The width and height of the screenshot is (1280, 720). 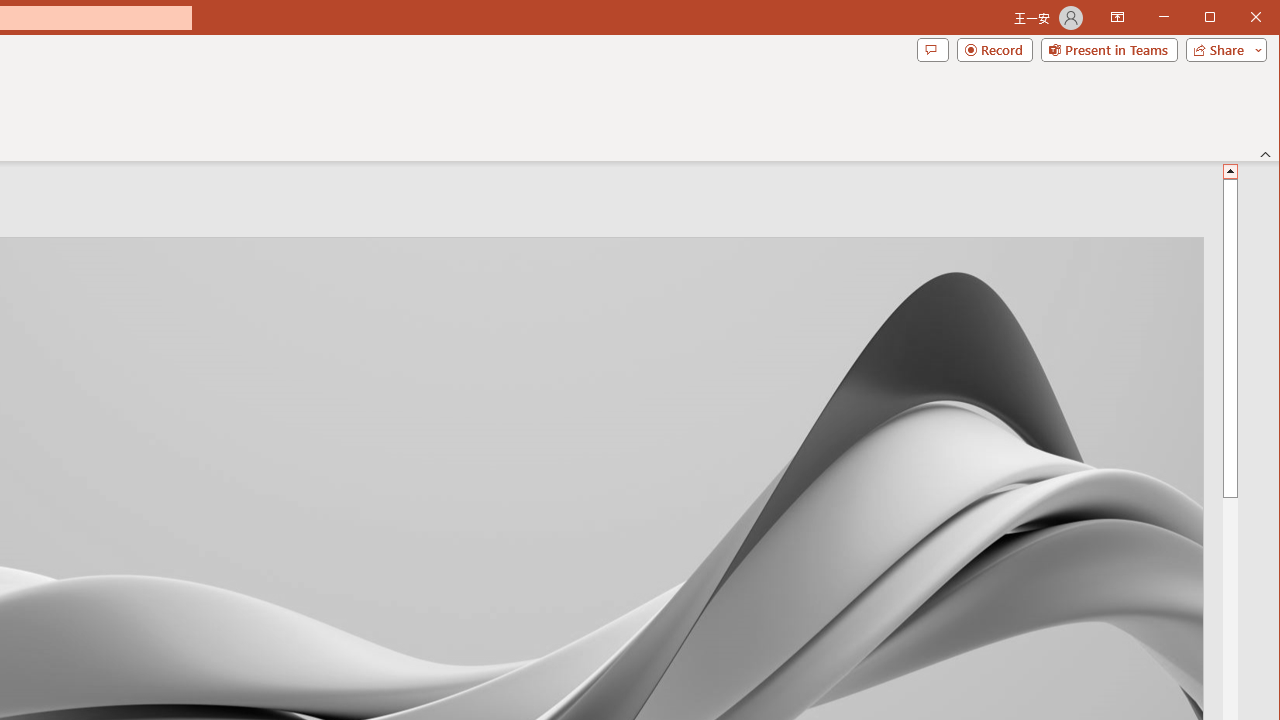 I want to click on 'Minimize', so click(x=1215, y=19).